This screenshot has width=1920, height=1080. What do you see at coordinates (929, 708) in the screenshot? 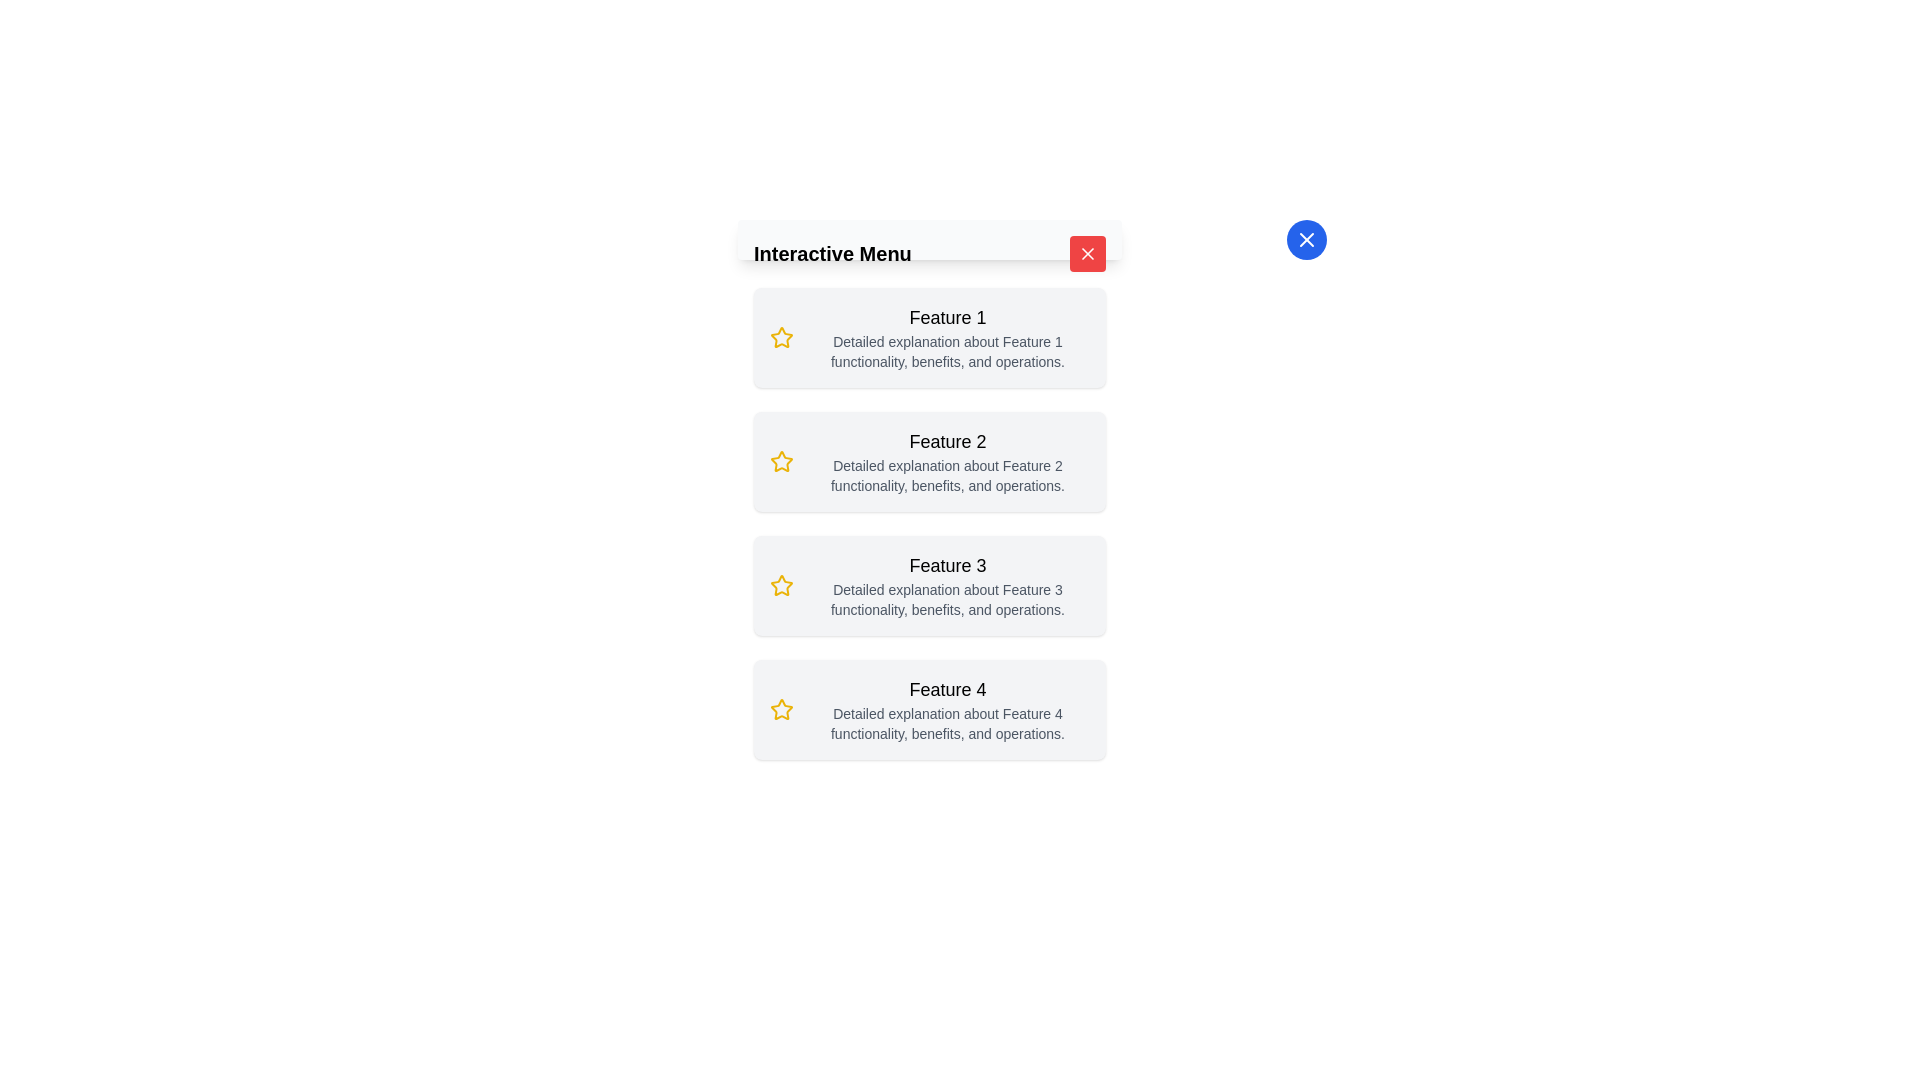
I see `the Feature card that describes Feature 4` at bounding box center [929, 708].